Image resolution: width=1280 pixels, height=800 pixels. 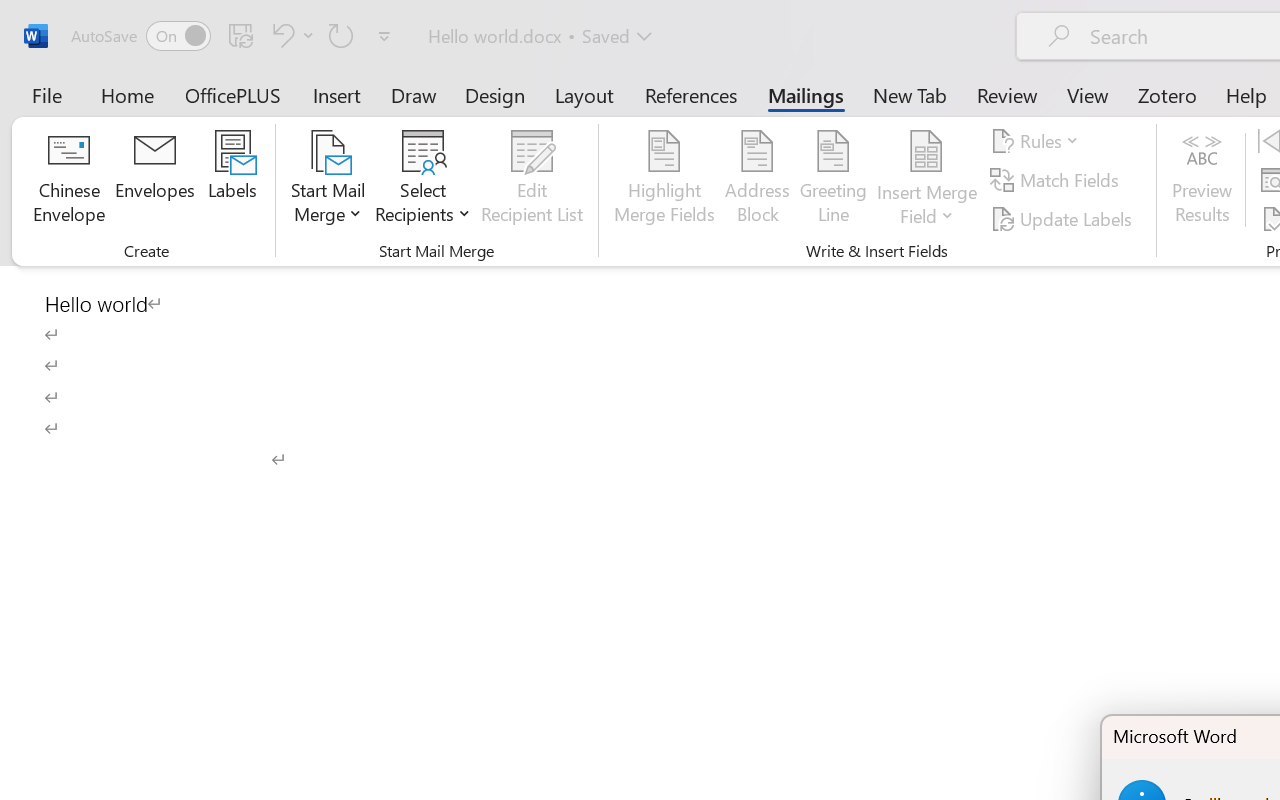 I want to click on 'Save', so click(x=240, y=34).